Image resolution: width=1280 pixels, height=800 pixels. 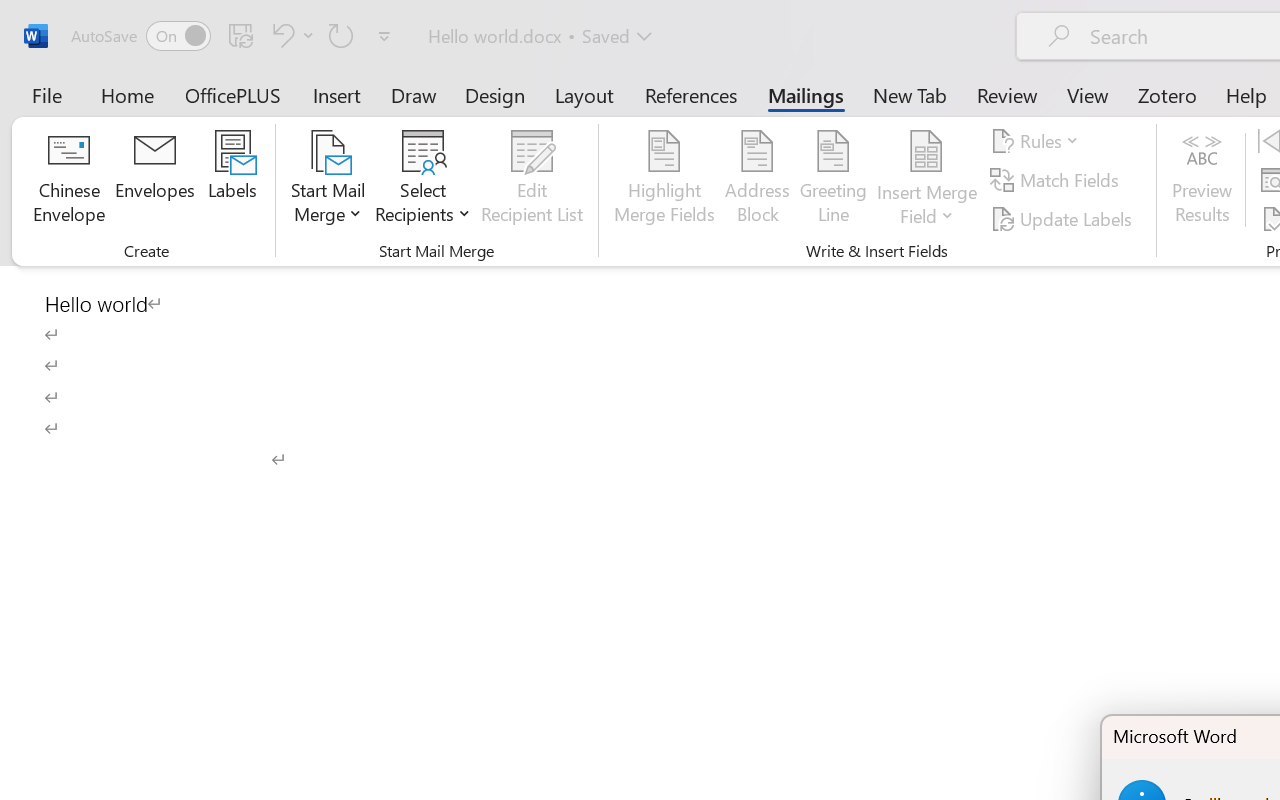 I want to click on 'Save', so click(x=240, y=34).